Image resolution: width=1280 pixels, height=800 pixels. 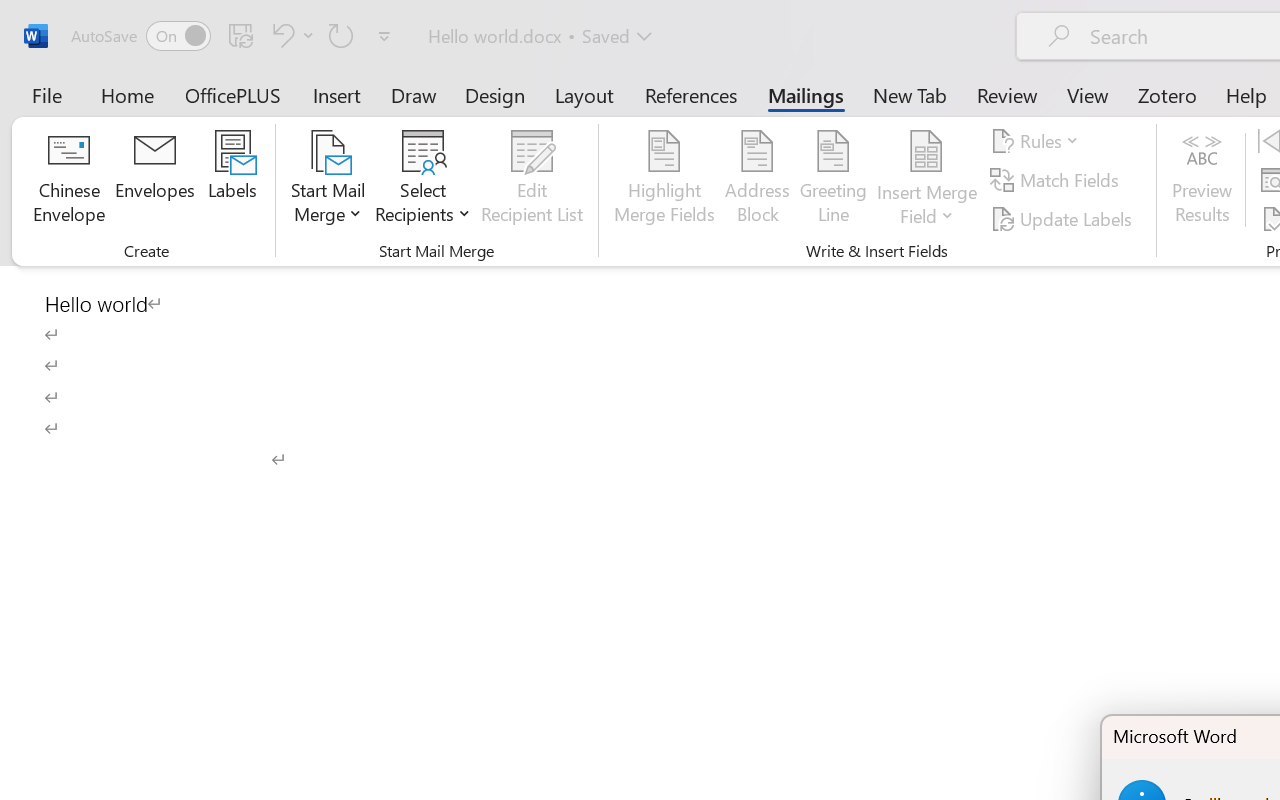 I want to click on 'Save', so click(x=240, y=34).